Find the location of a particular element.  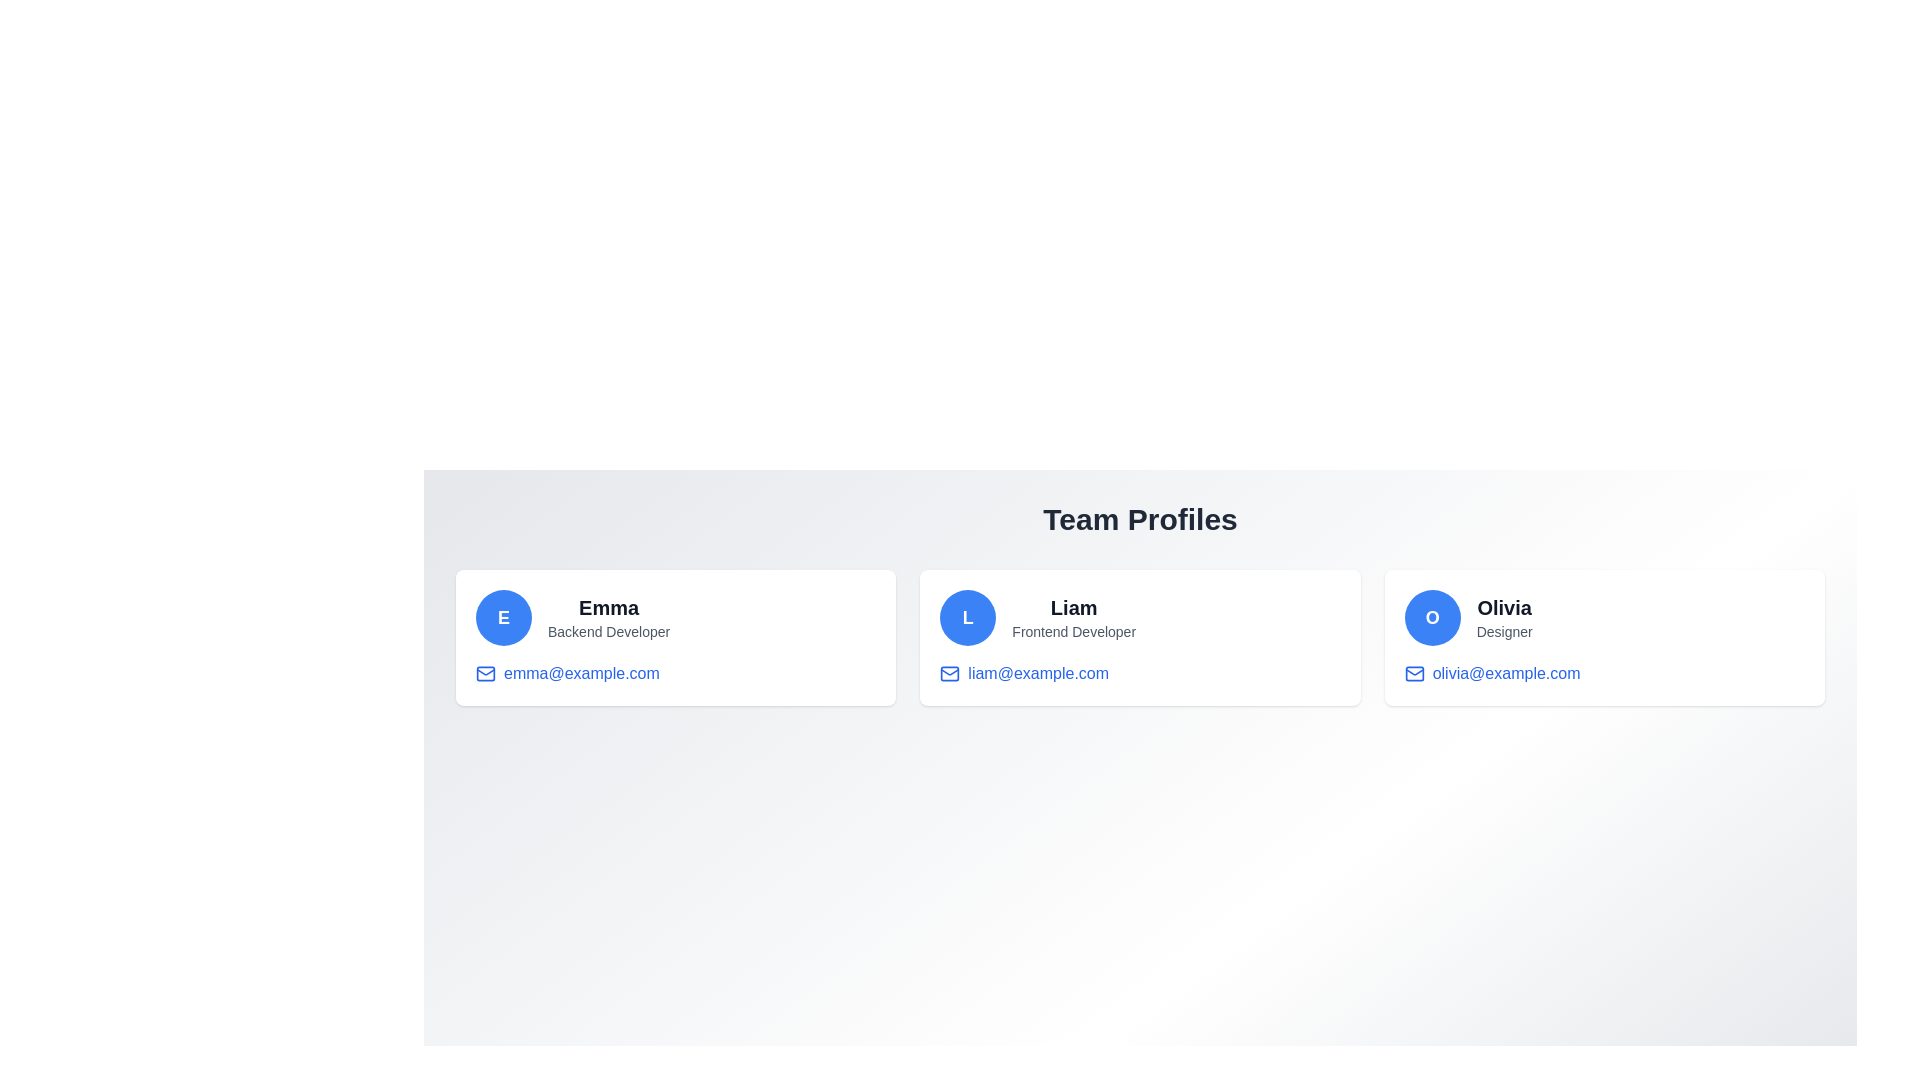

the text label displaying the name 'Emma', which is a bold and larger font indicating emphasis, located below the circular icon with the letter 'E' in the user profile card layout is located at coordinates (608, 607).